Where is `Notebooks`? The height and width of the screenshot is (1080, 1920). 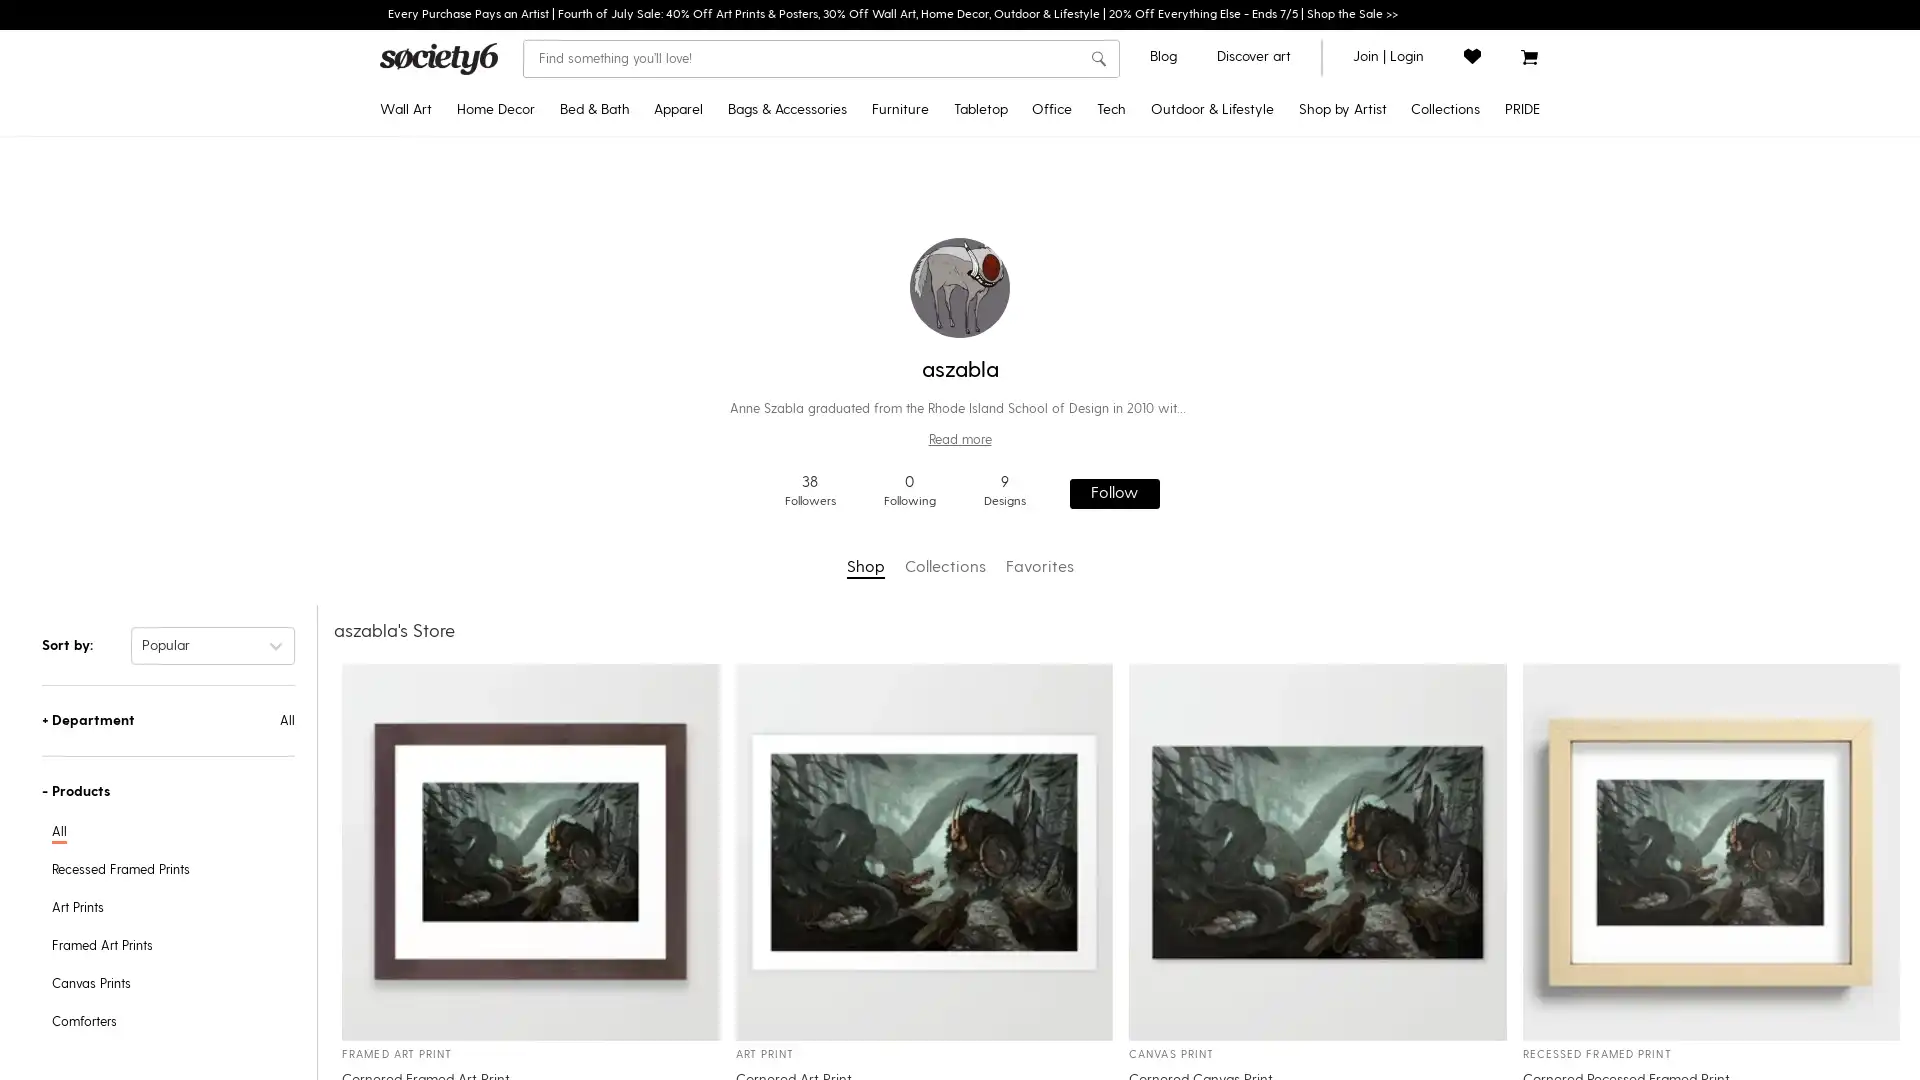 Notebooks is located at coordinates (1101, 225).